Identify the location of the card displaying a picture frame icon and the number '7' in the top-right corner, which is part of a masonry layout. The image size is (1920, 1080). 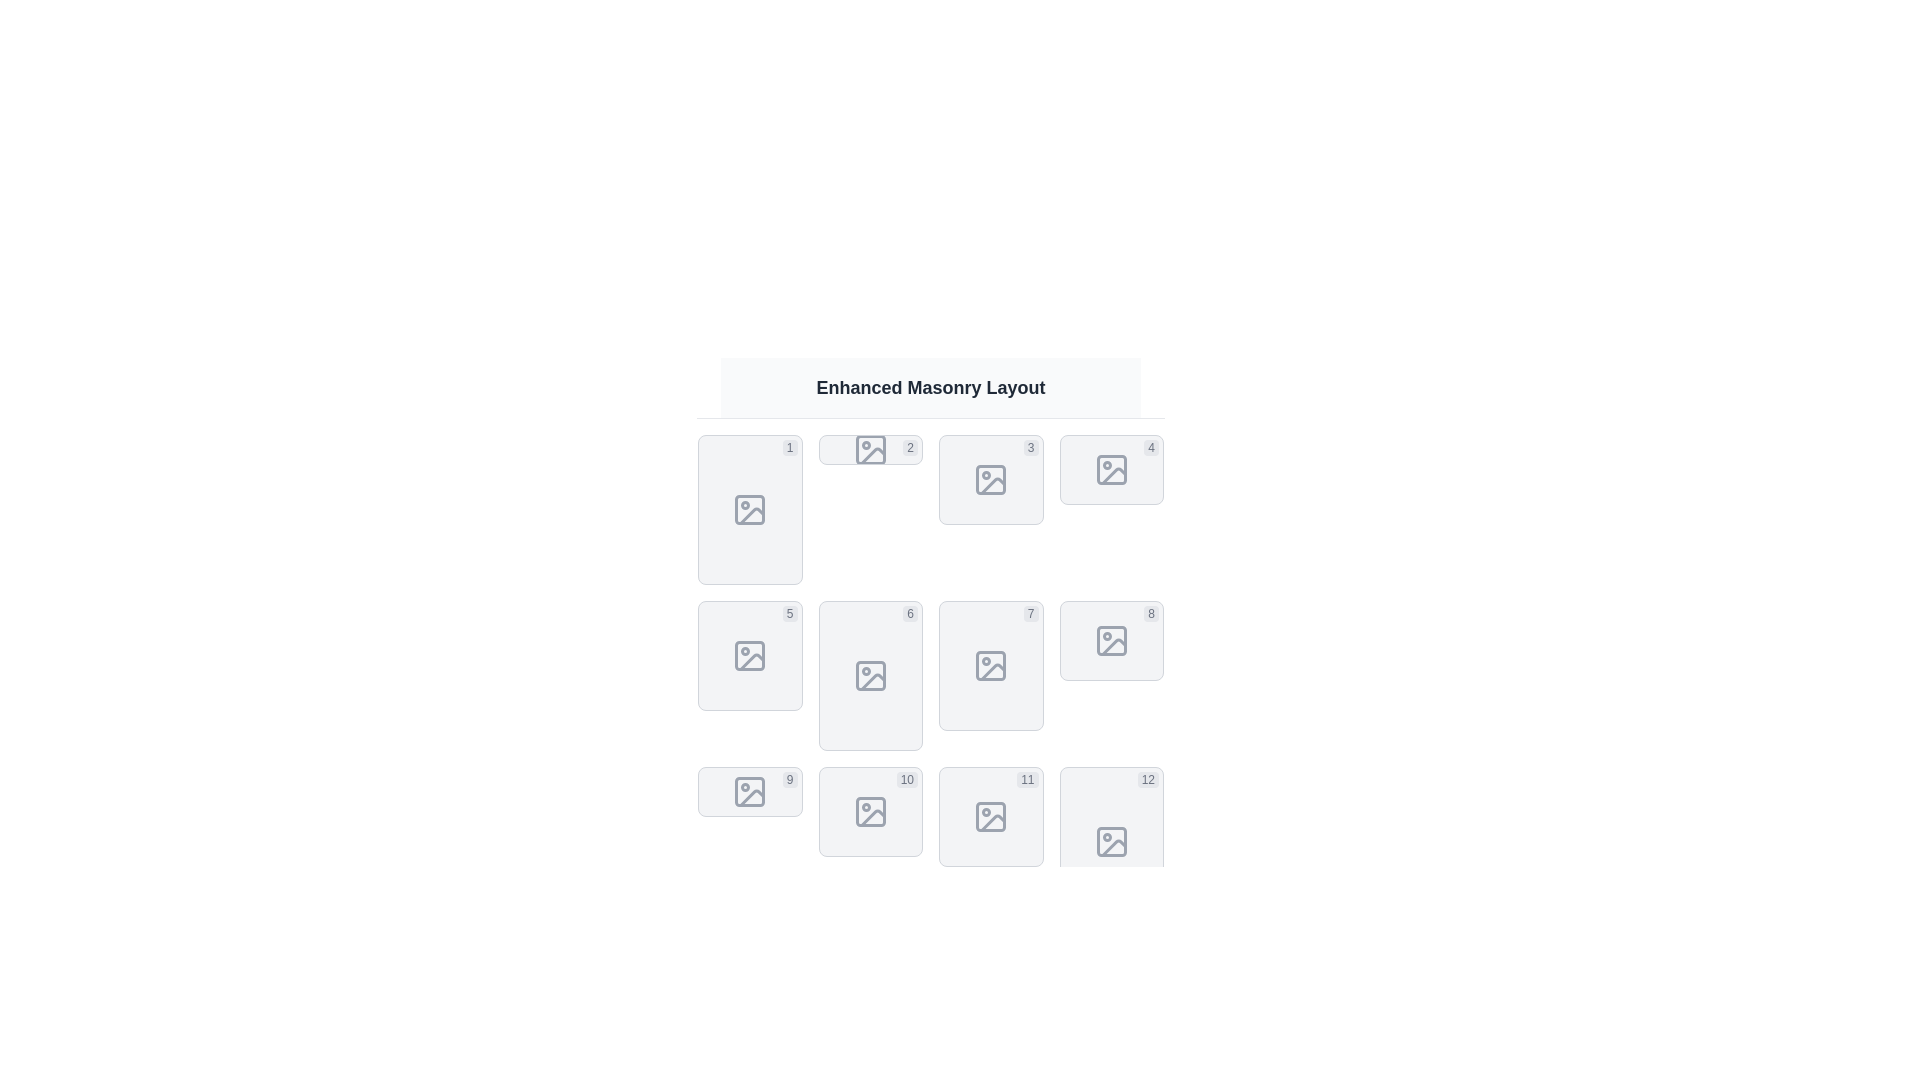
(991, 666).